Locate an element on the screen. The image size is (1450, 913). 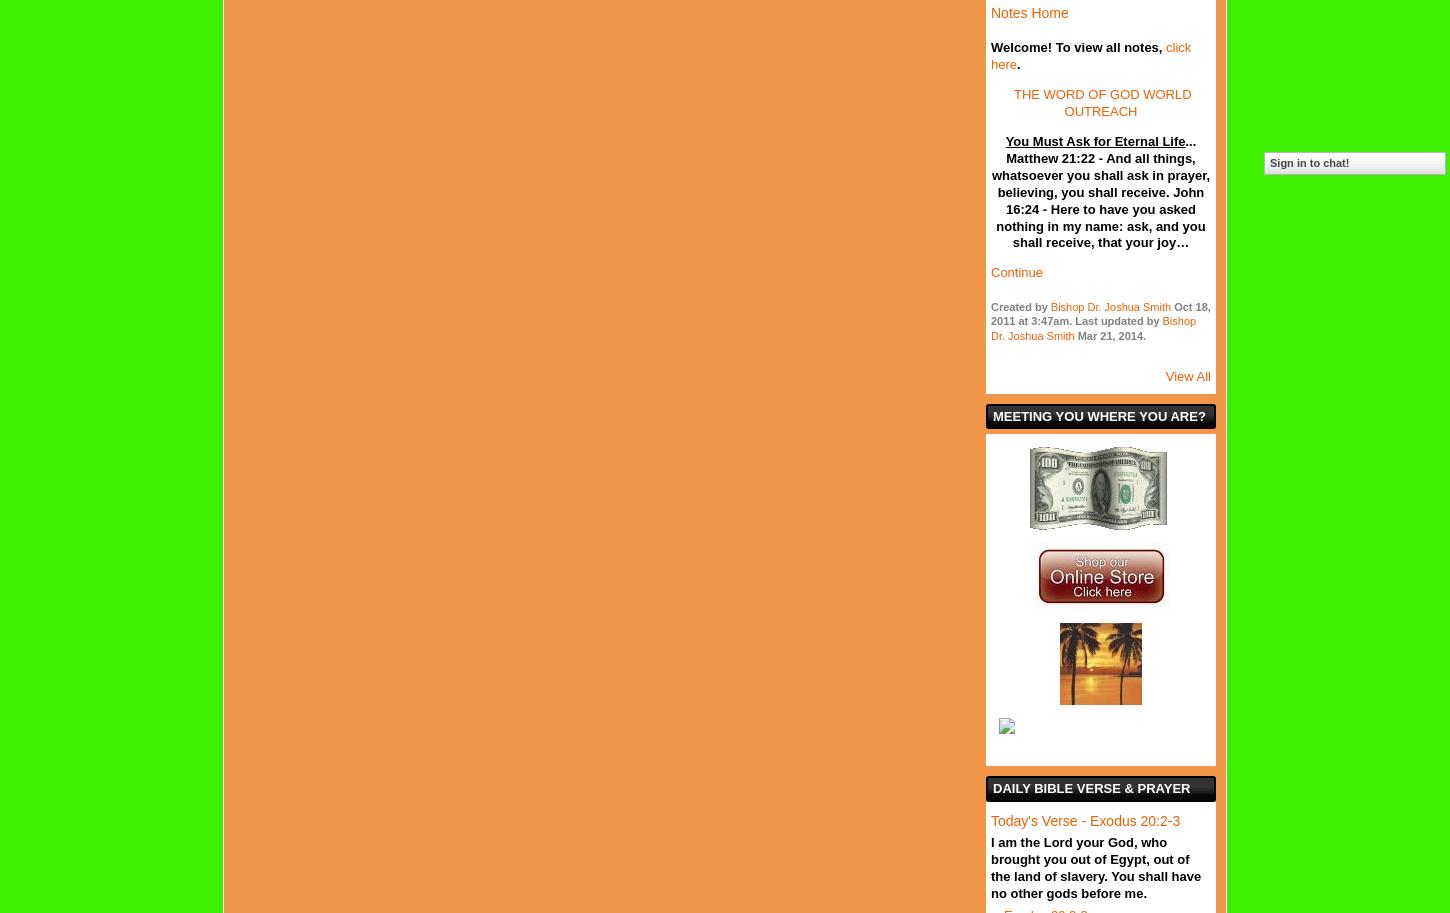
'Created by' is located at coordinates (1020, 306).